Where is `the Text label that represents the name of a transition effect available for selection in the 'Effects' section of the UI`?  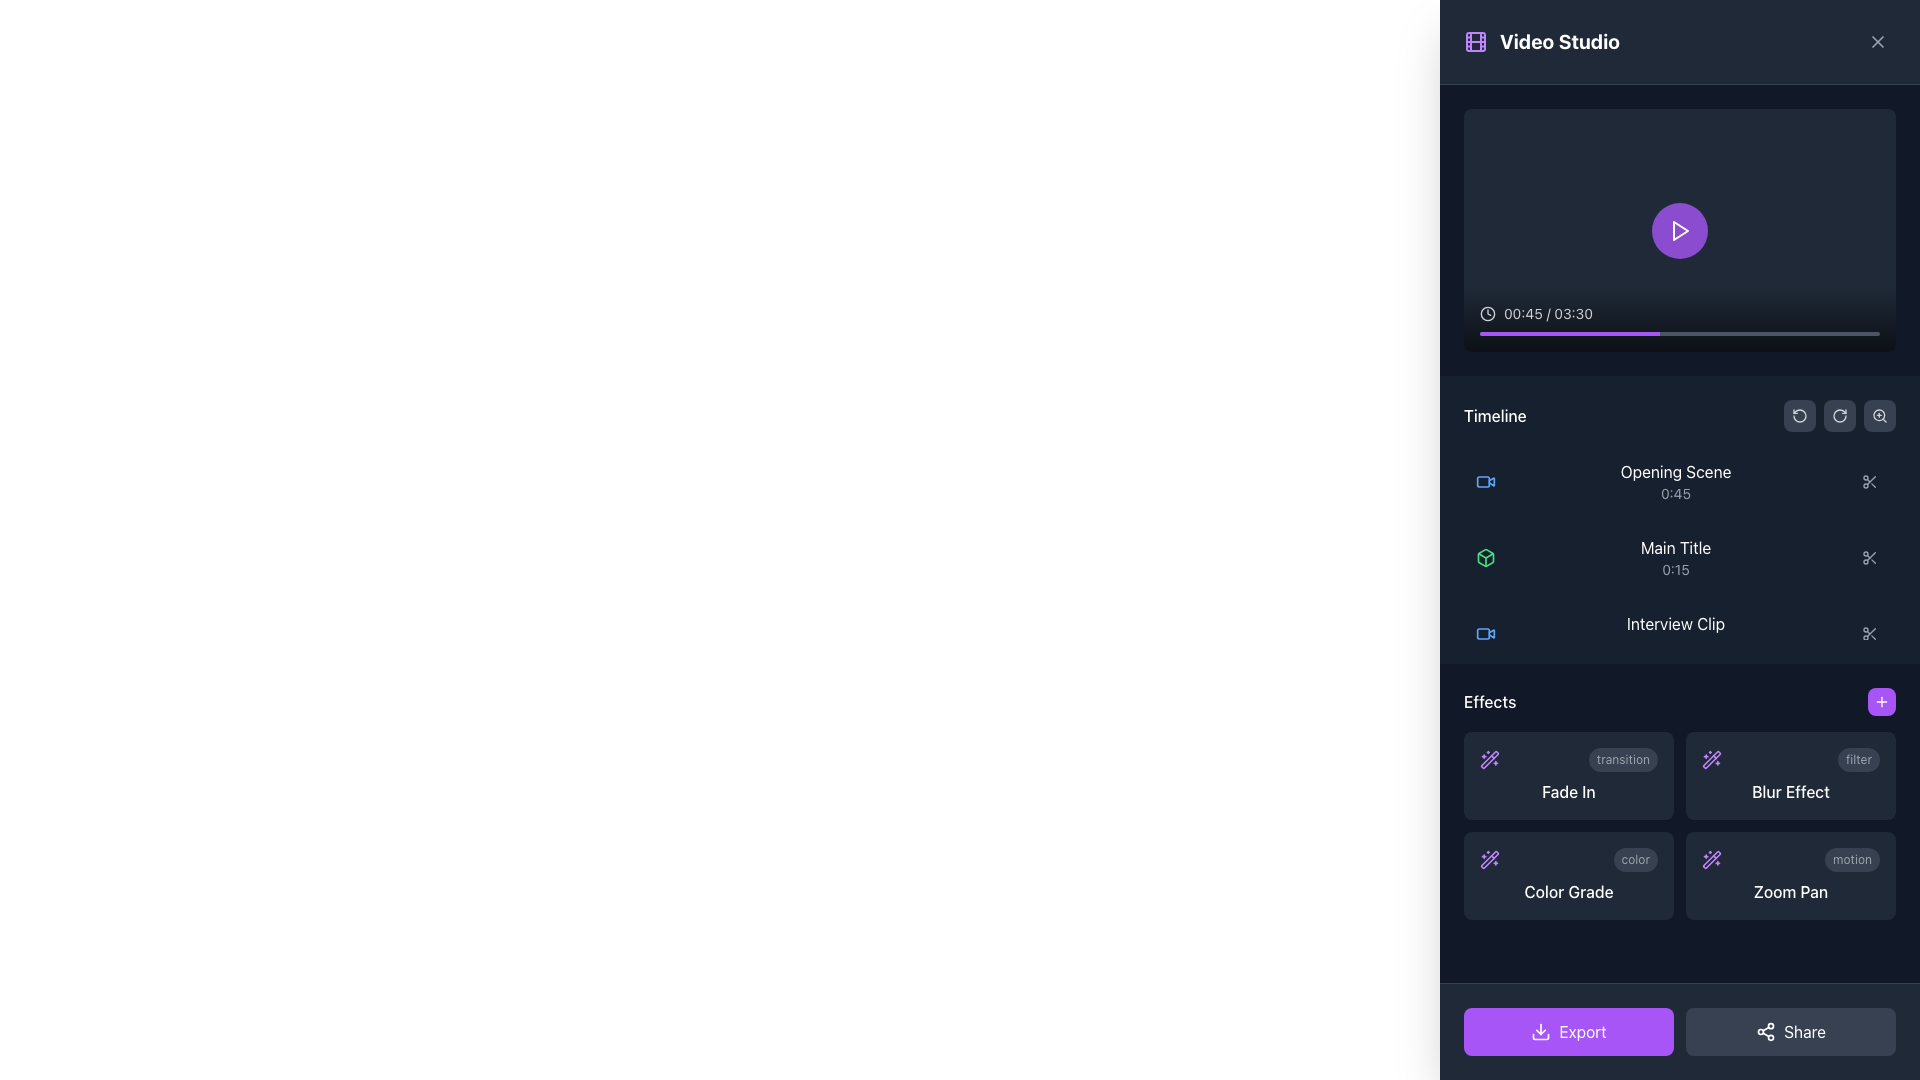
the Text label that represents the name of a transition effect available for selection in the 'Effects' section of the UI is located at coordinates (1568, 790).